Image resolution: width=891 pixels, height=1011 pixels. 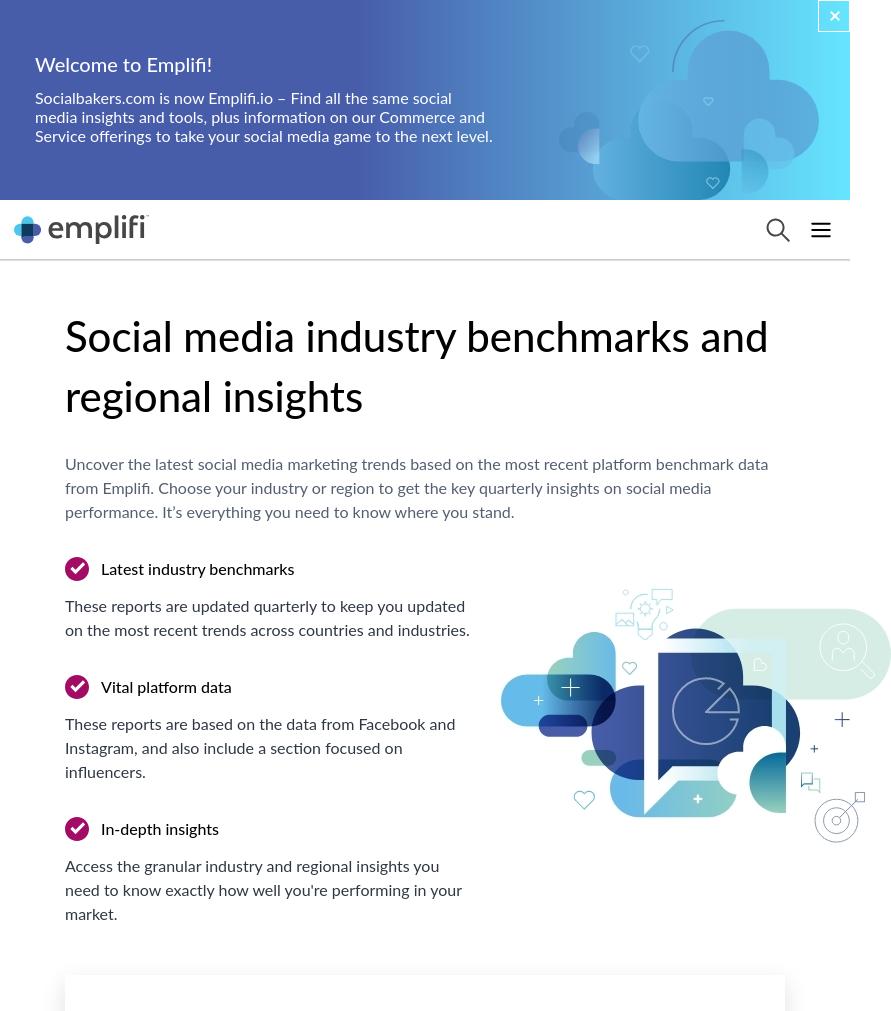 I want to click on 'Access the granular industry and regional insights you need to know exactly how well you're performing in your market.', so click(x=65, y=890).